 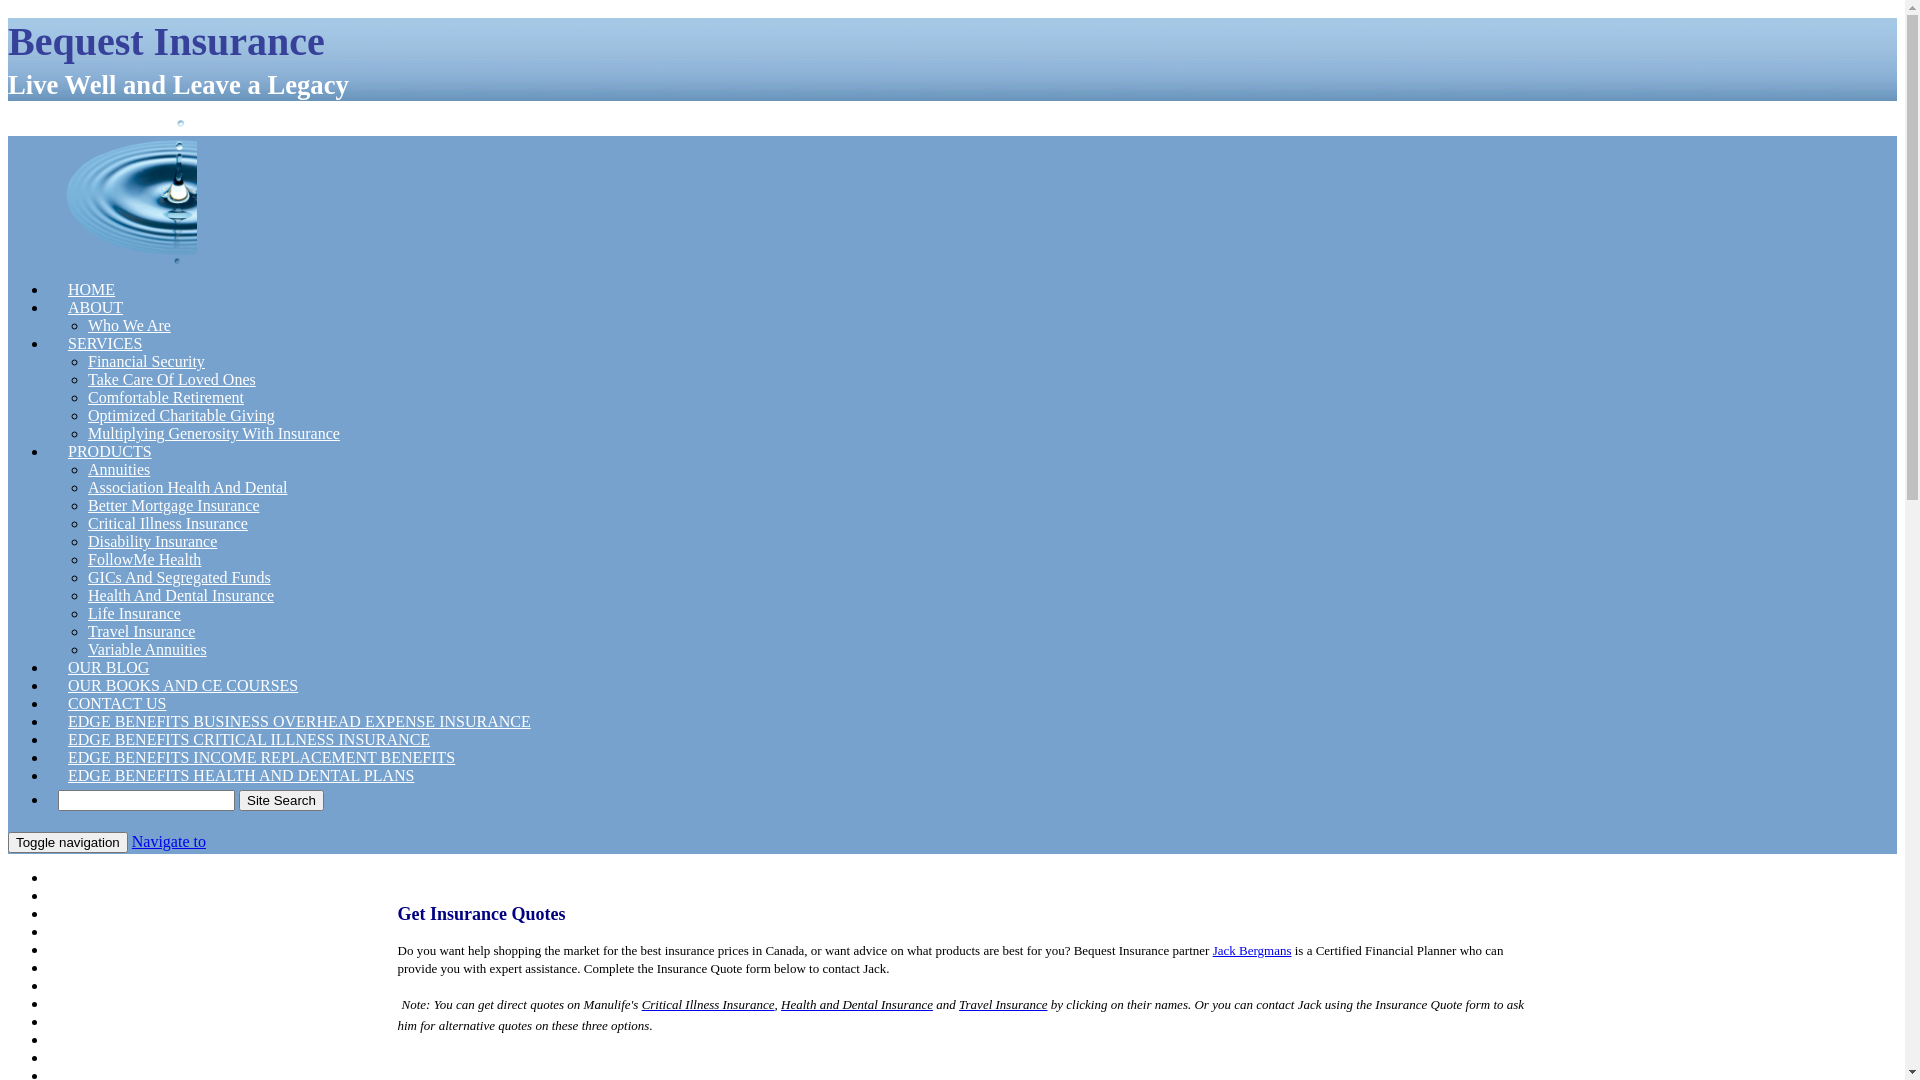 What do you see at coordinates (151, 541) in the screenshot?
I see `'Disability Insurance'` at bounding box center [151, 541].